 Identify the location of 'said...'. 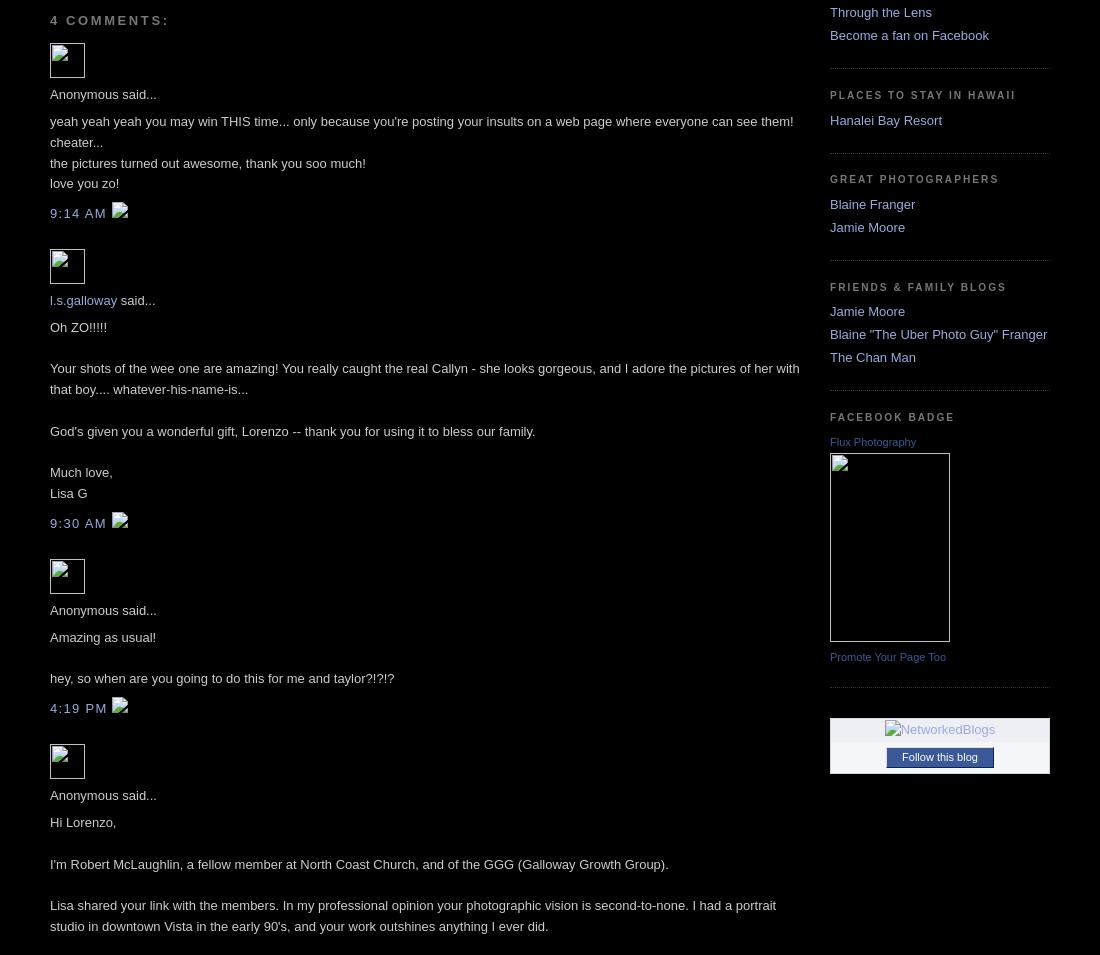
(135, 299).